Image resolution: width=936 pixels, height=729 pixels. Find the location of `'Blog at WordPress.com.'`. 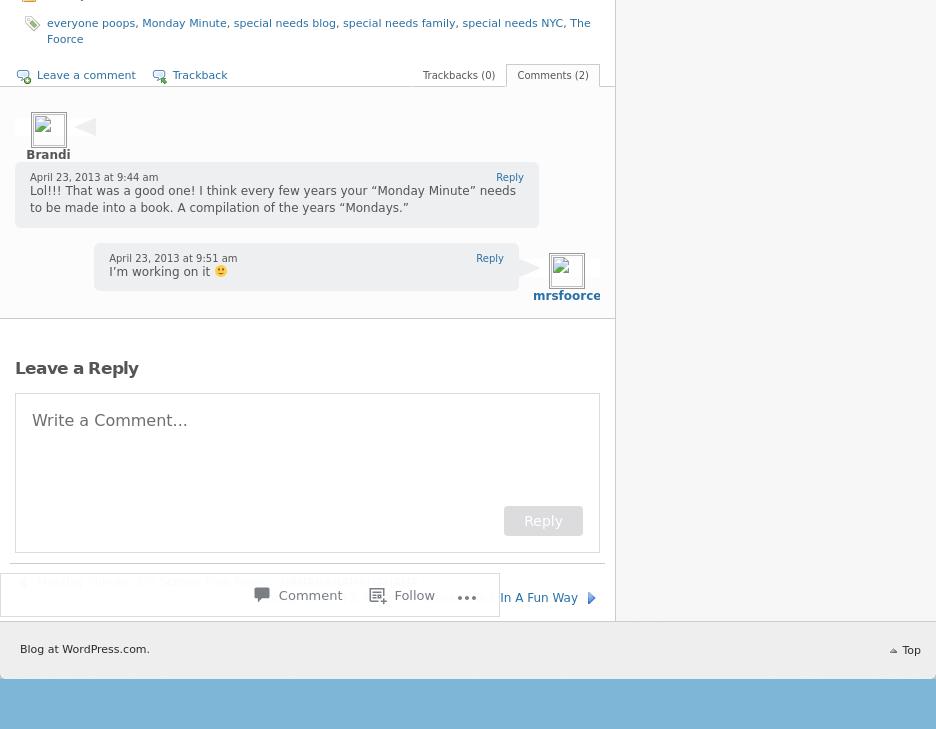

'Blog at WordPress.com.' is located at coordinates (83, 648).